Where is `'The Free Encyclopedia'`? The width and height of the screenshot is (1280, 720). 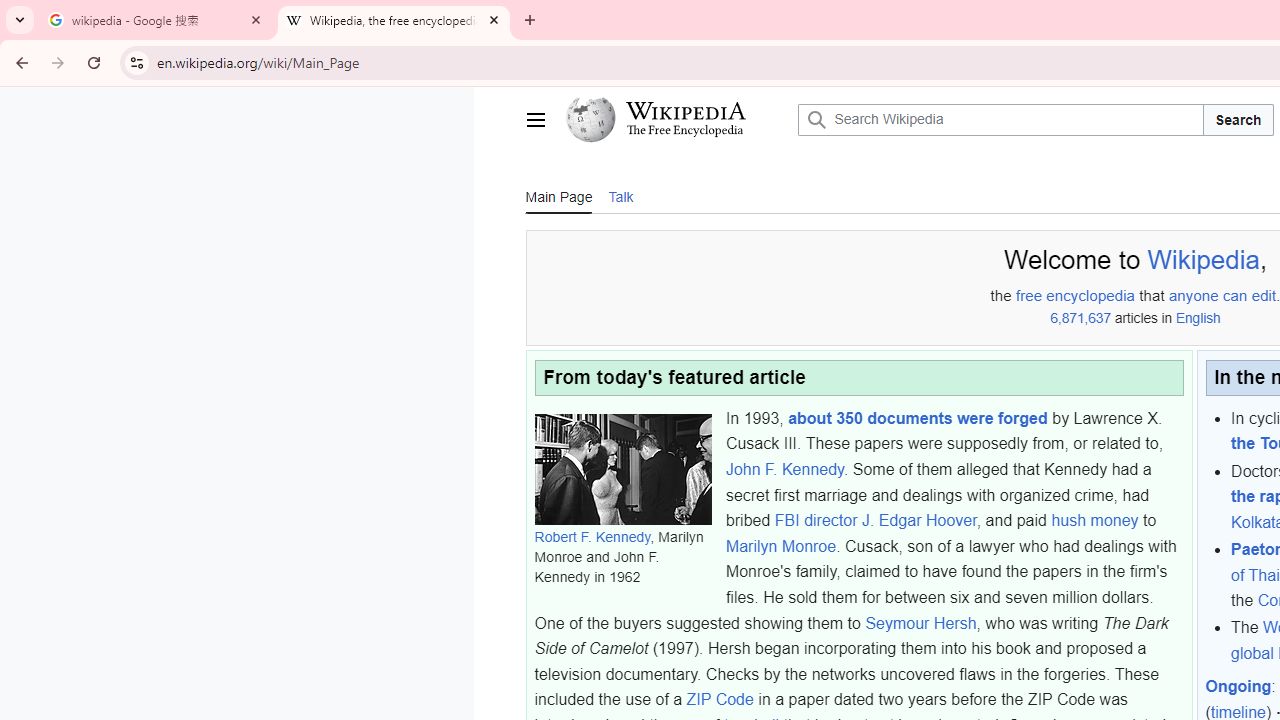 'The Free Encyclopedia' is located at coordinates (685, 131).